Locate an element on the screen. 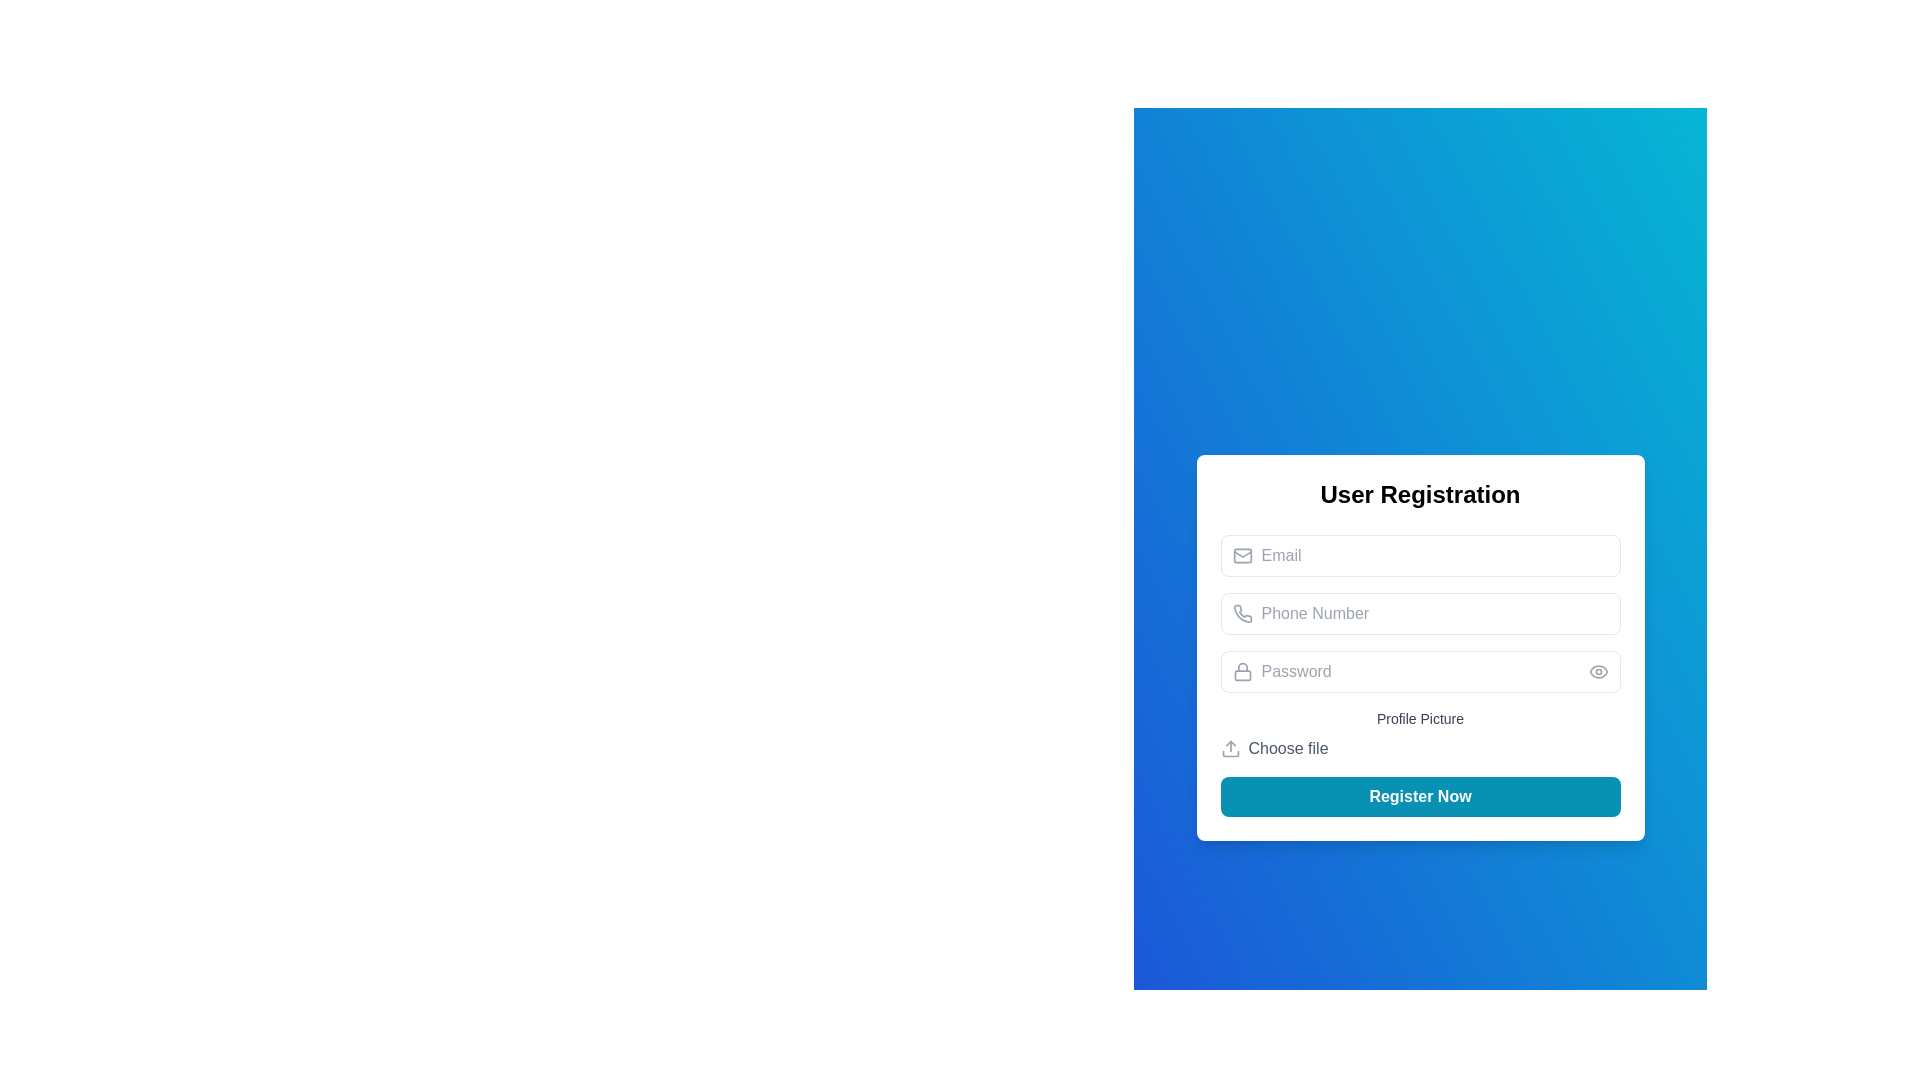 The image size is (1920, 1080). the small gray upload icon with an upward-pointing arrow, located to the left of the 'Choose file' option is located at coordinates (1228, 748).